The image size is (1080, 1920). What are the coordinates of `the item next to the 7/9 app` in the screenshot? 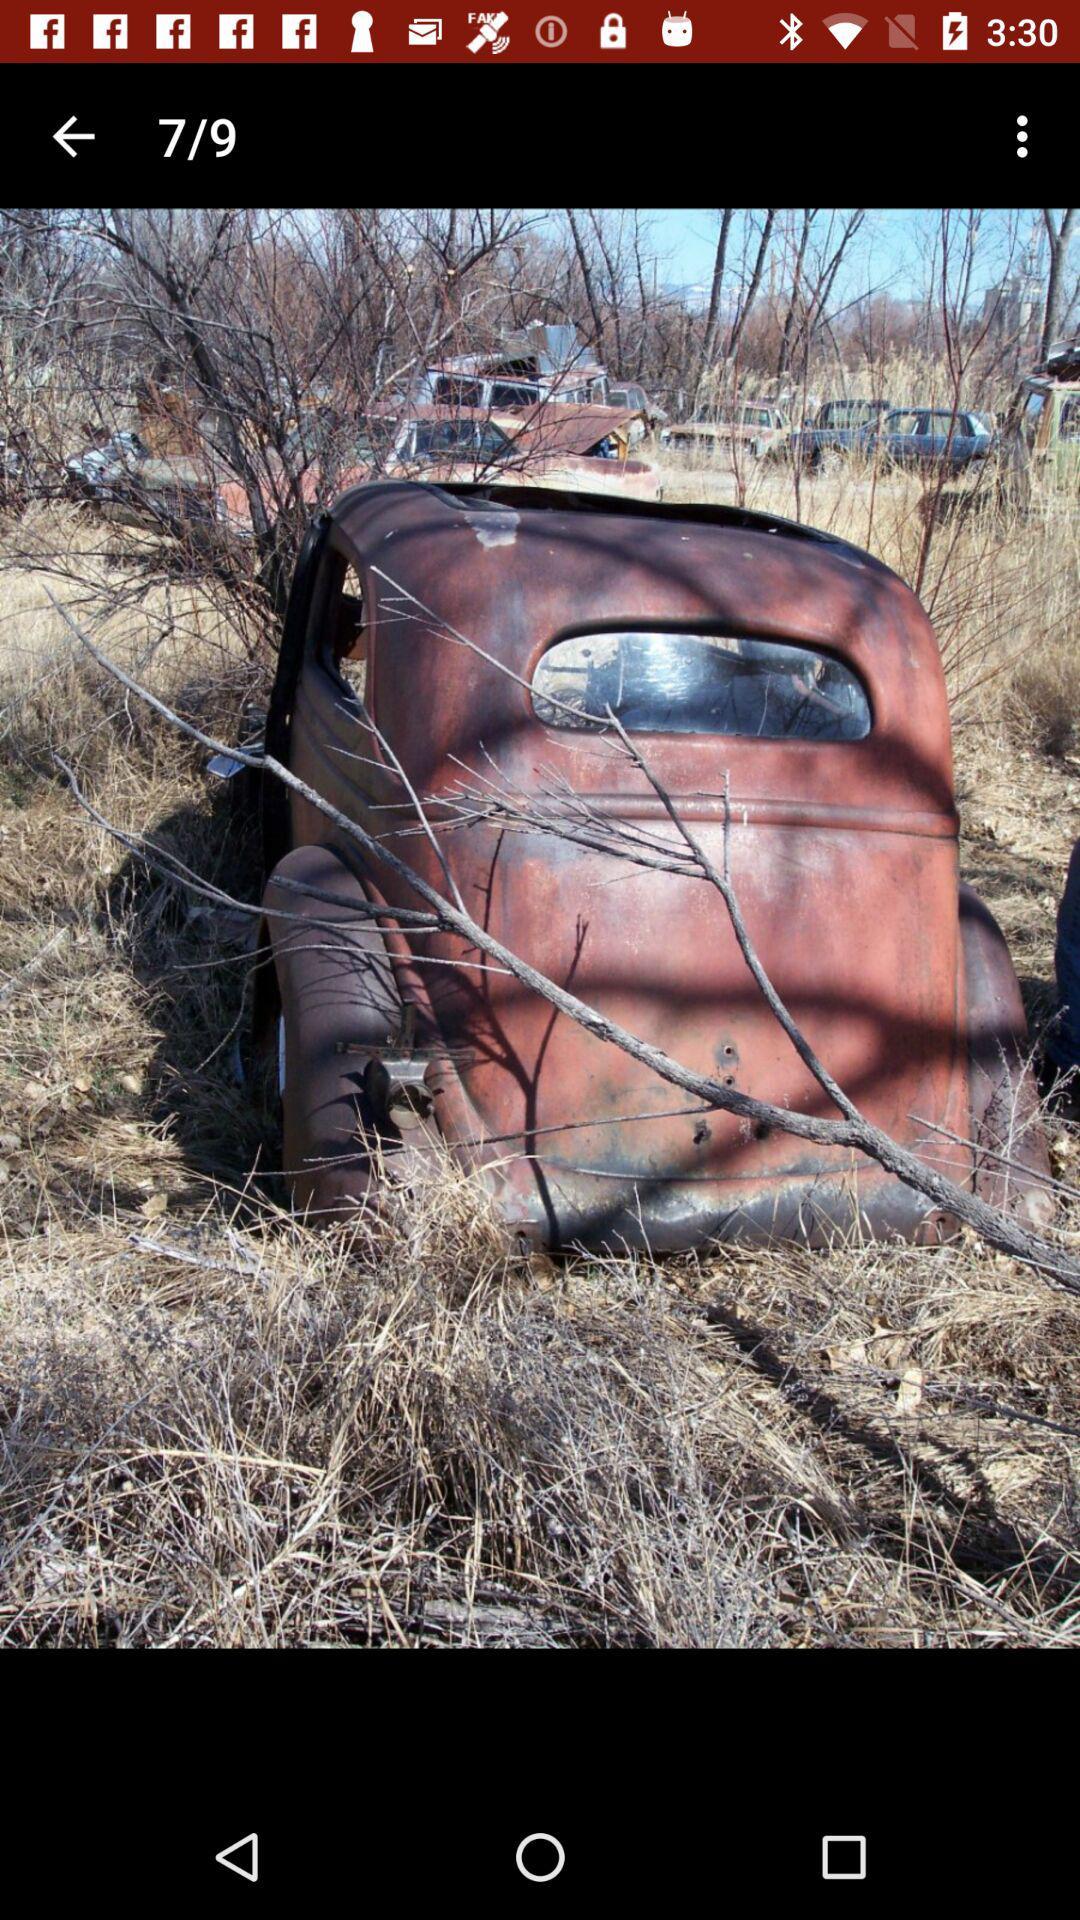 It's located at (72, 135).